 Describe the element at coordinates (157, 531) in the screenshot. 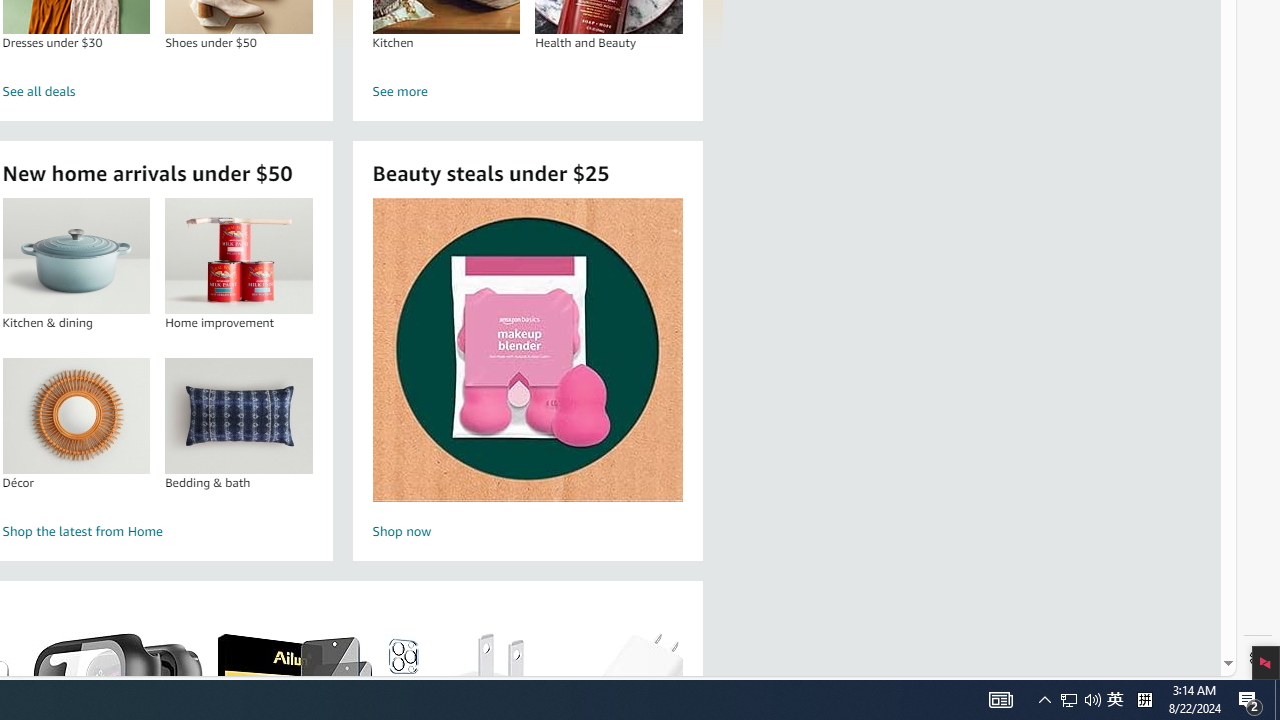

I see `'Shop the latest from Home'` at that location.